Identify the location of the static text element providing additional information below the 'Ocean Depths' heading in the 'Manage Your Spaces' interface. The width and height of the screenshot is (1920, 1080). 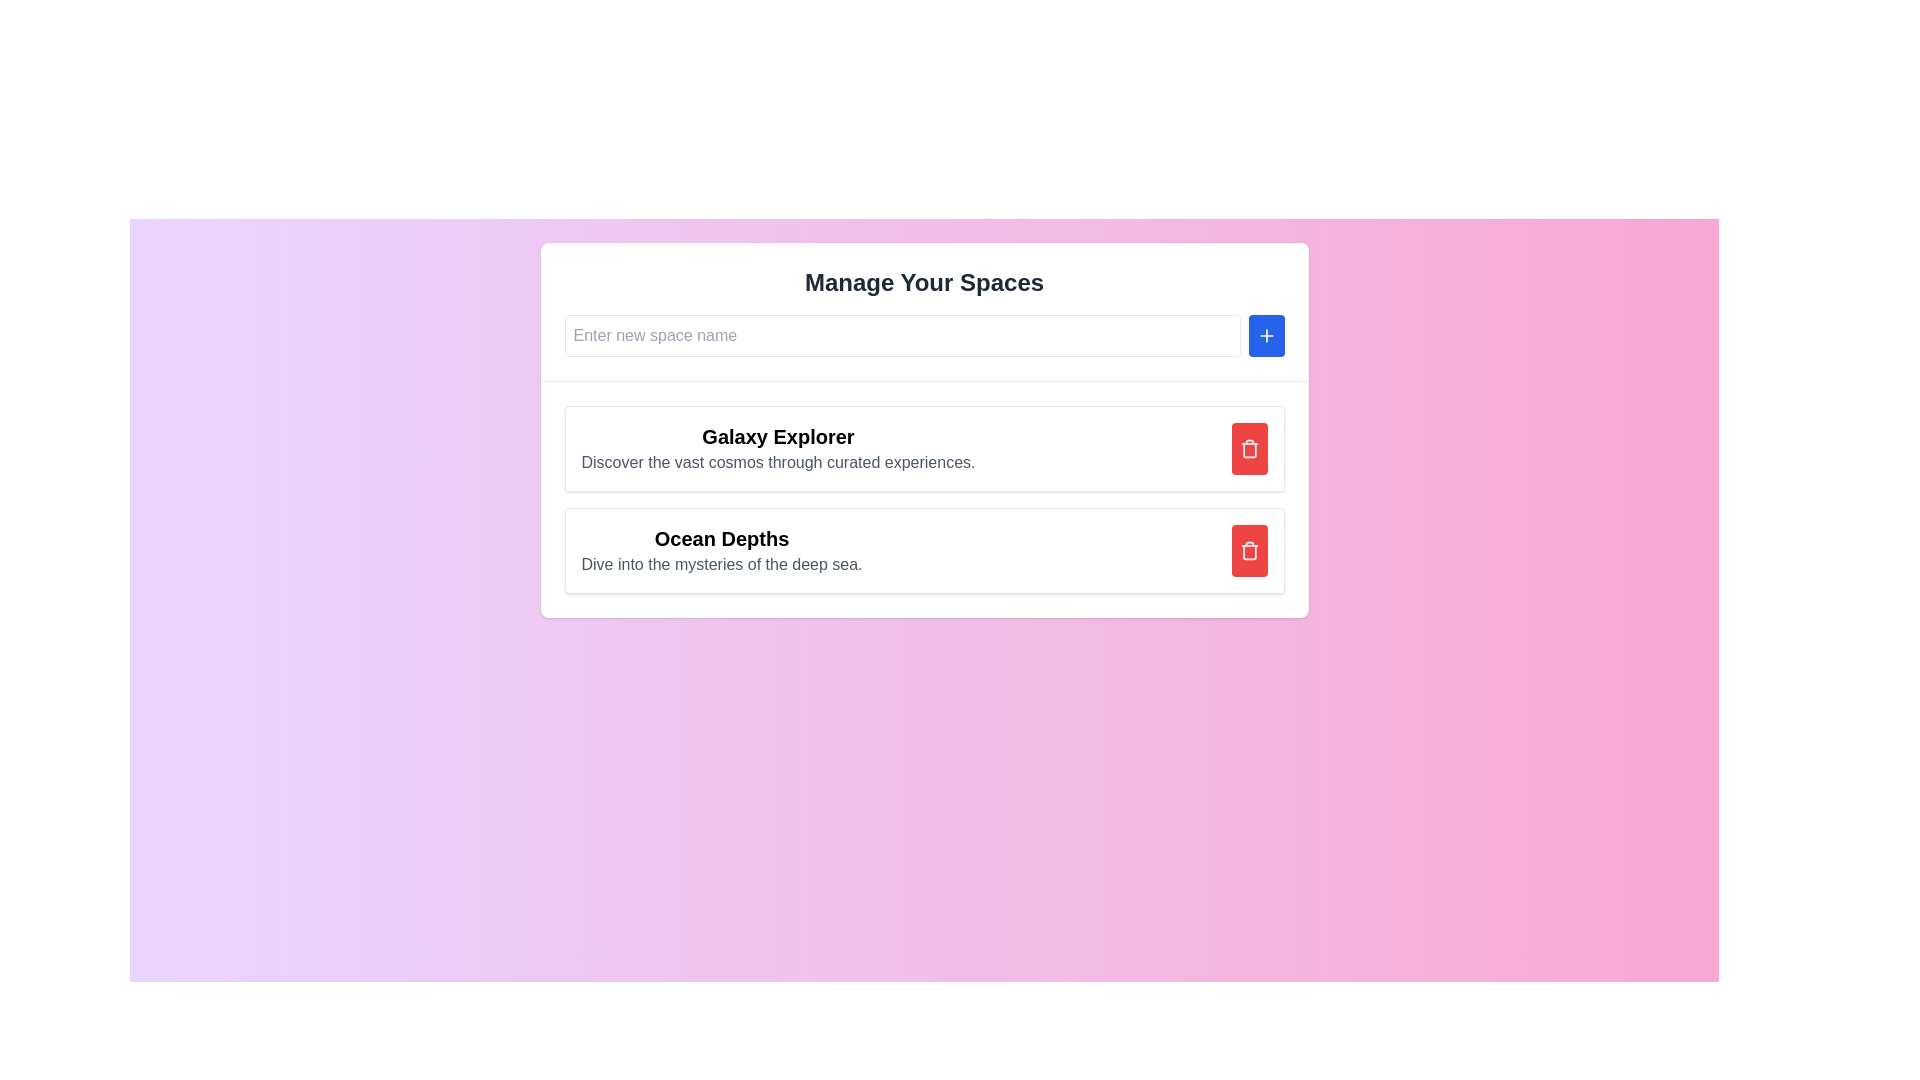
(721, 564).